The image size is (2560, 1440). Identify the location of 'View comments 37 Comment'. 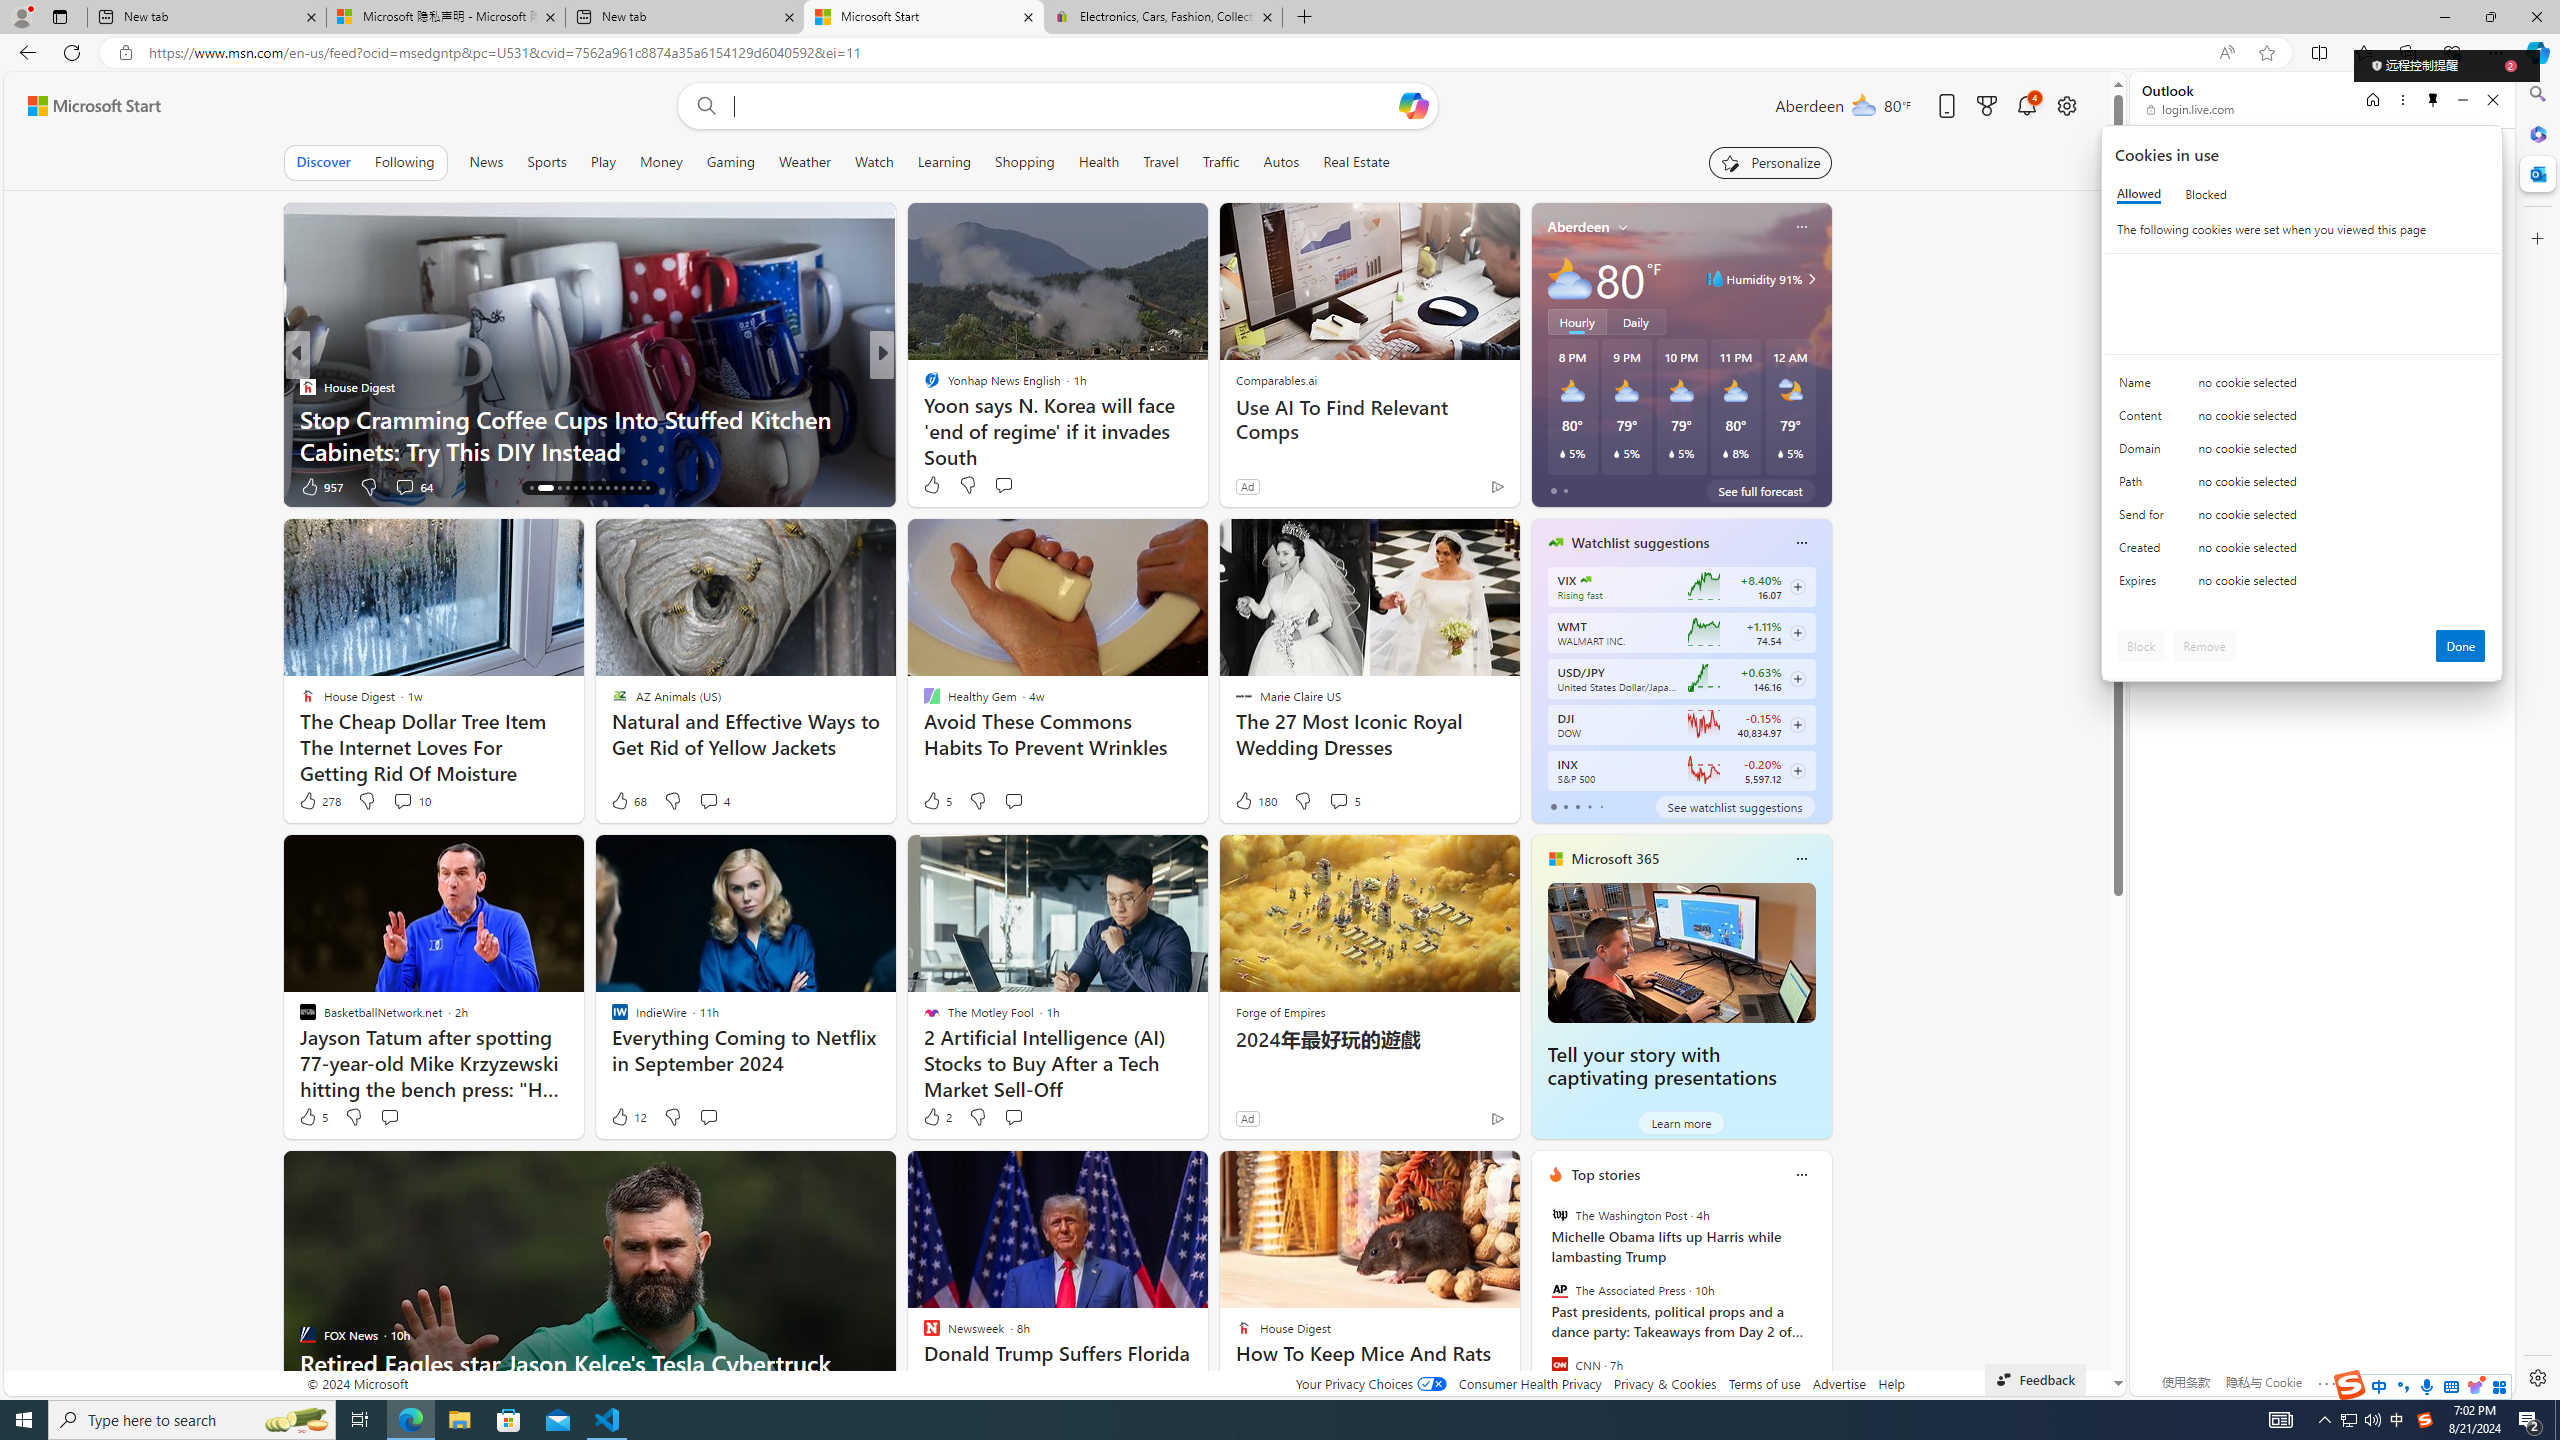
(1022, 486).